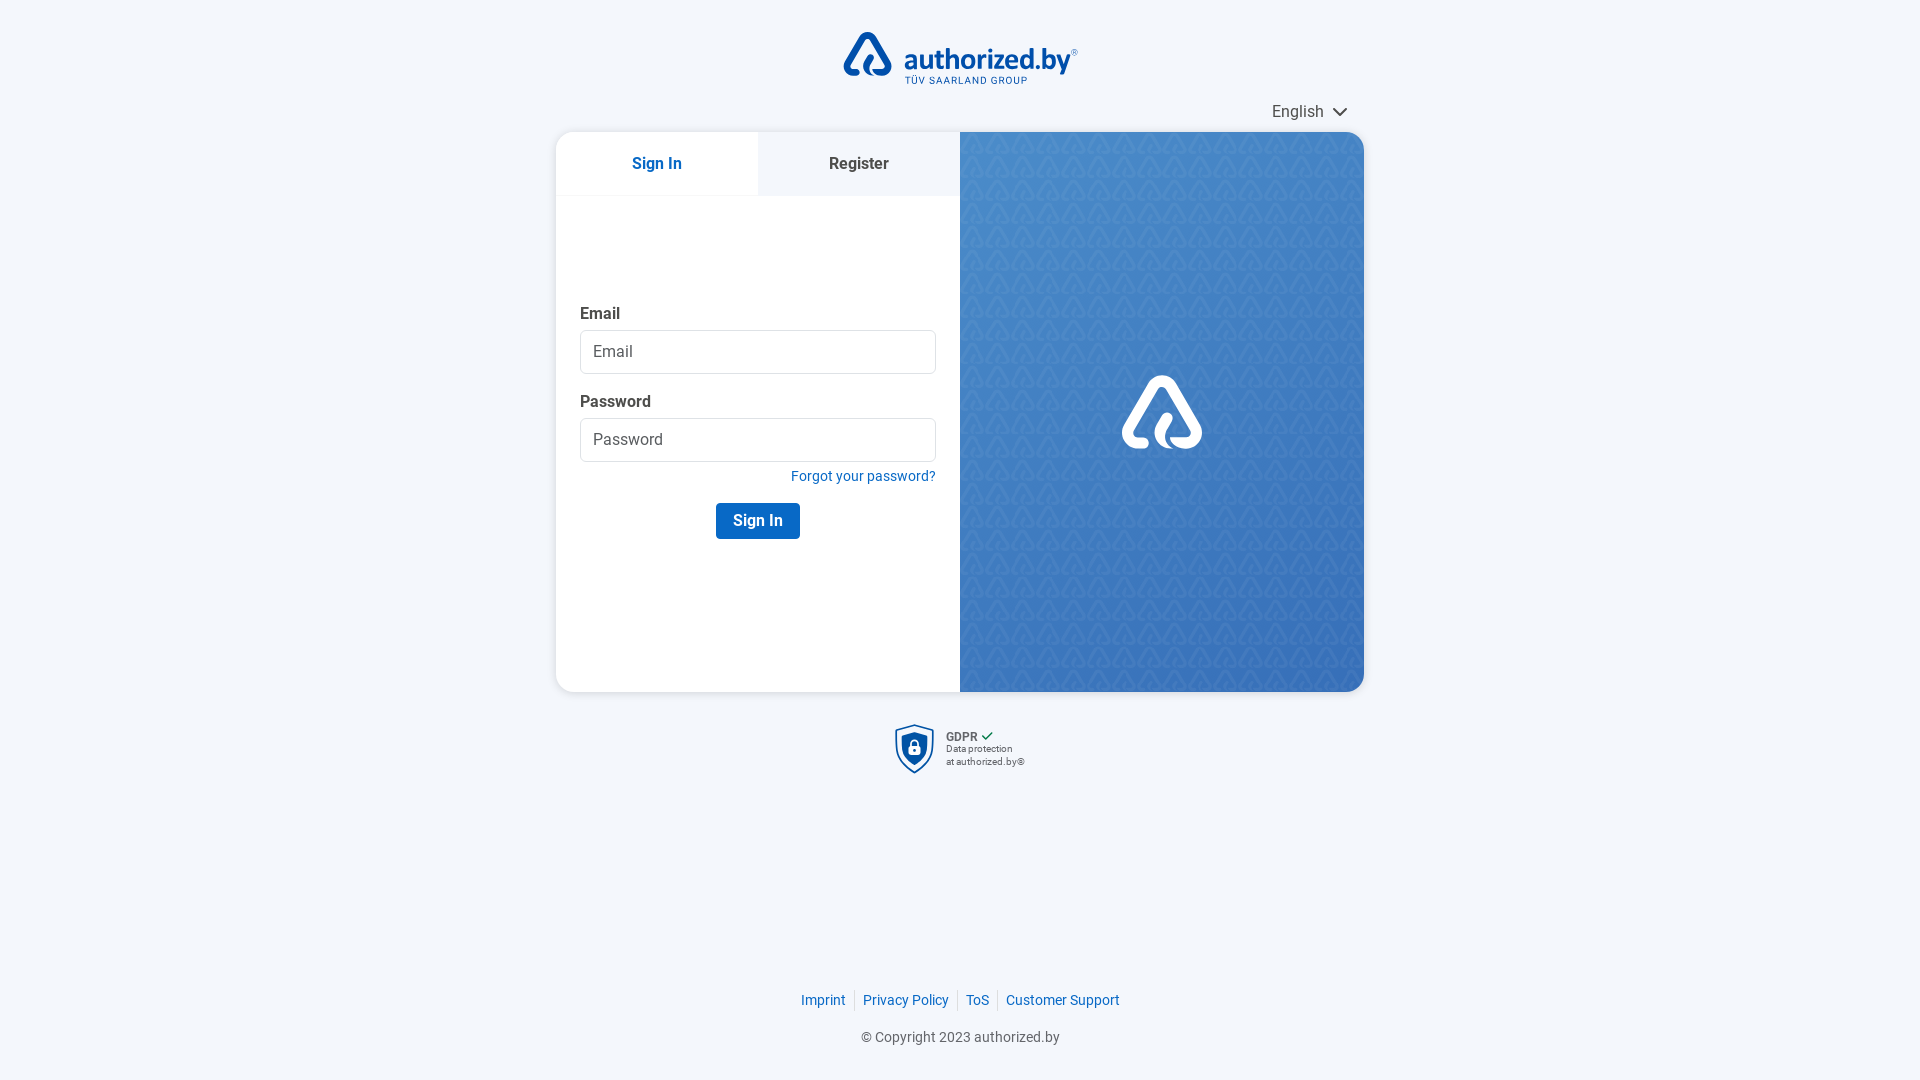  Describe the element at coordinates (904, 999) in the screenshot. I see `'Privacy Policy'` at that location.